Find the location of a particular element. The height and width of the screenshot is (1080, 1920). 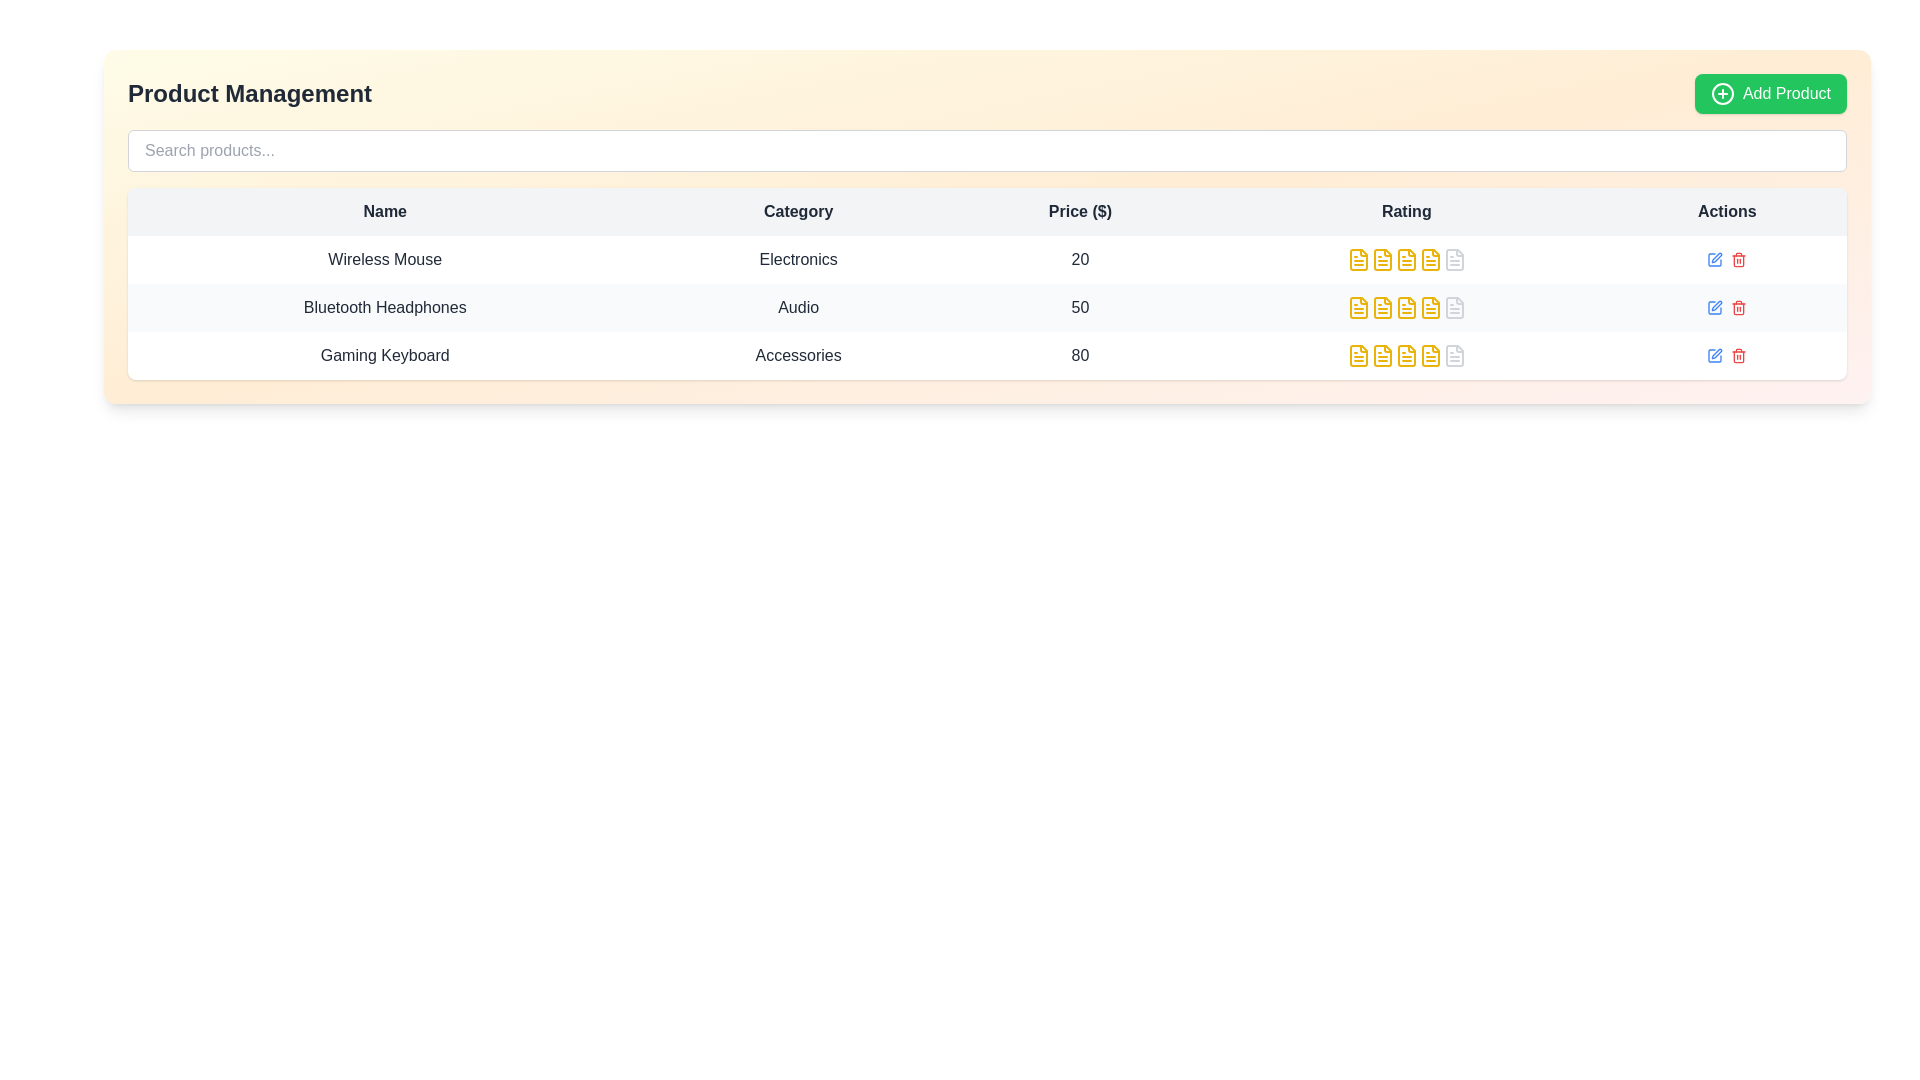

one of the yellow rating icons in the 'Rating' column for the 'Wireless Mouse' row to modify the rating is located at coordinates (1405, 258).